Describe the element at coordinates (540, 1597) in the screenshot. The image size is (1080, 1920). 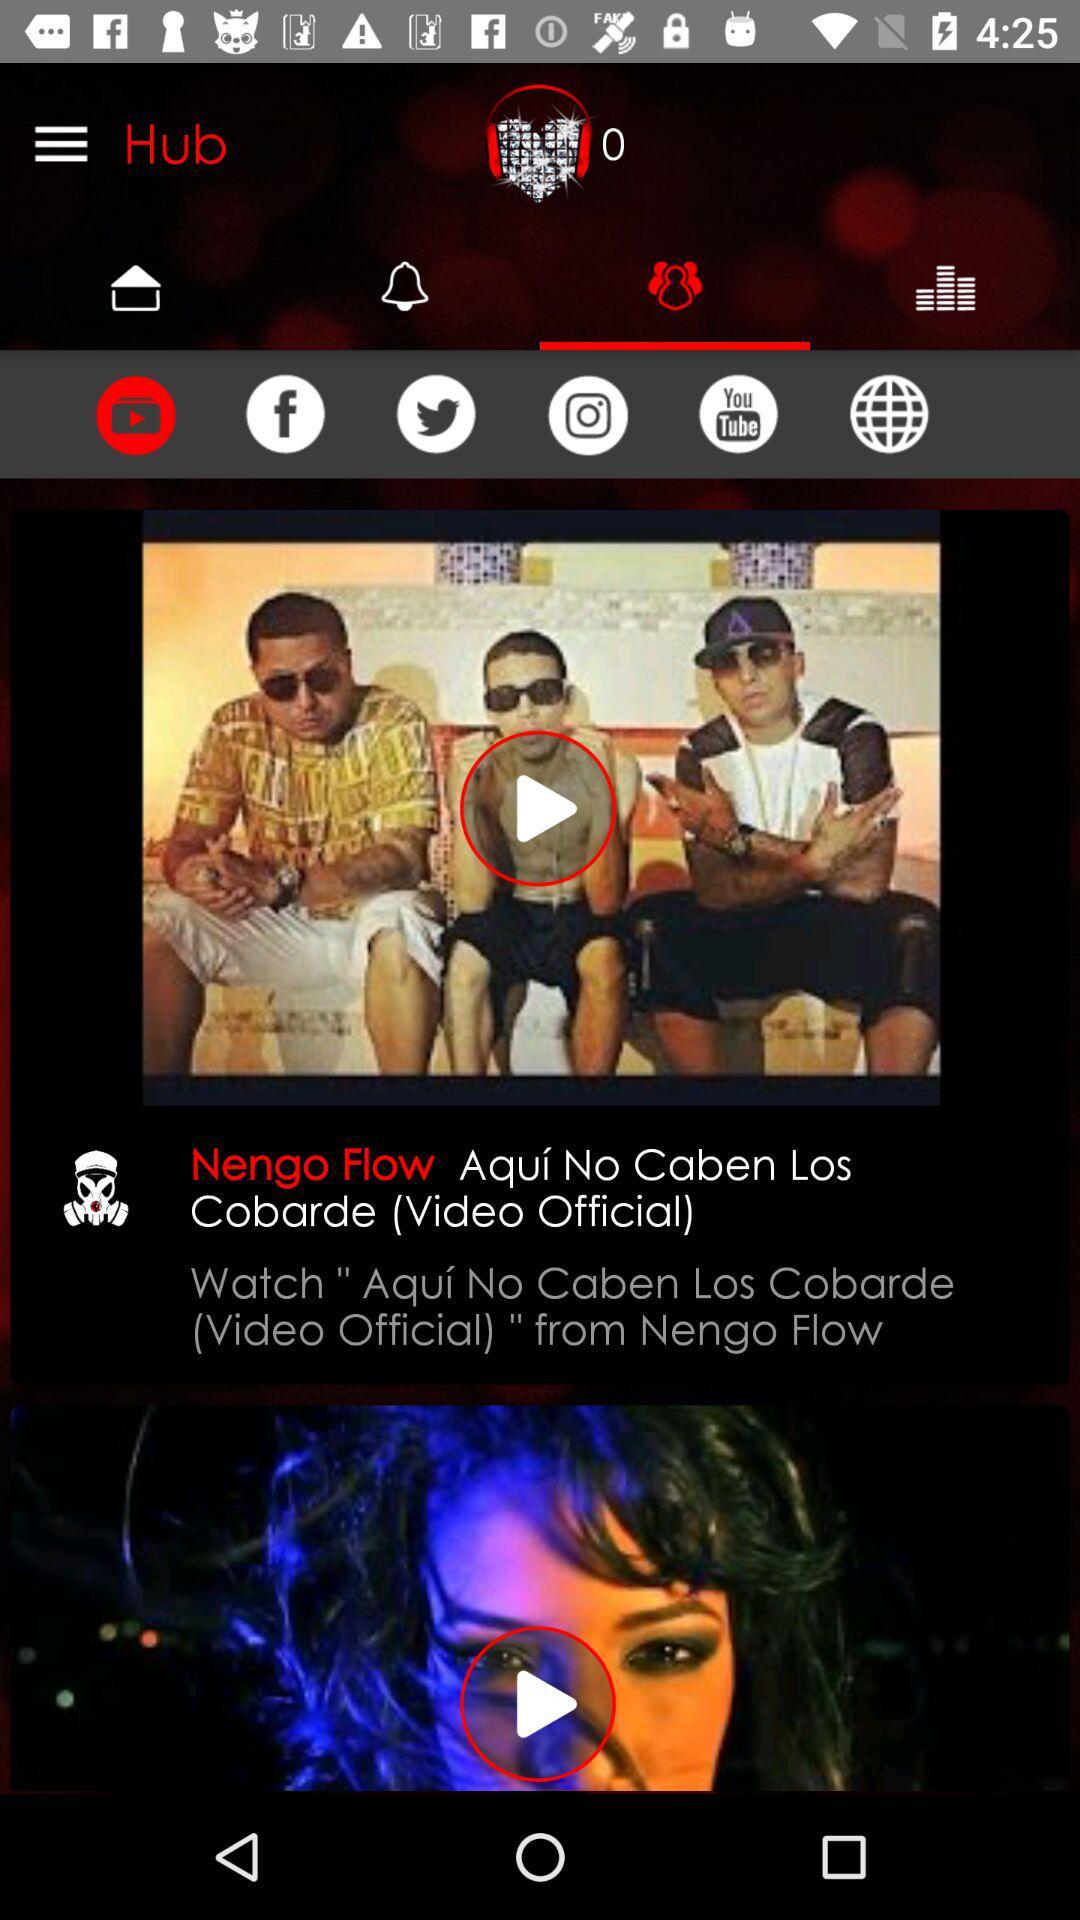
I see `sigue tu ritmo` at that location.